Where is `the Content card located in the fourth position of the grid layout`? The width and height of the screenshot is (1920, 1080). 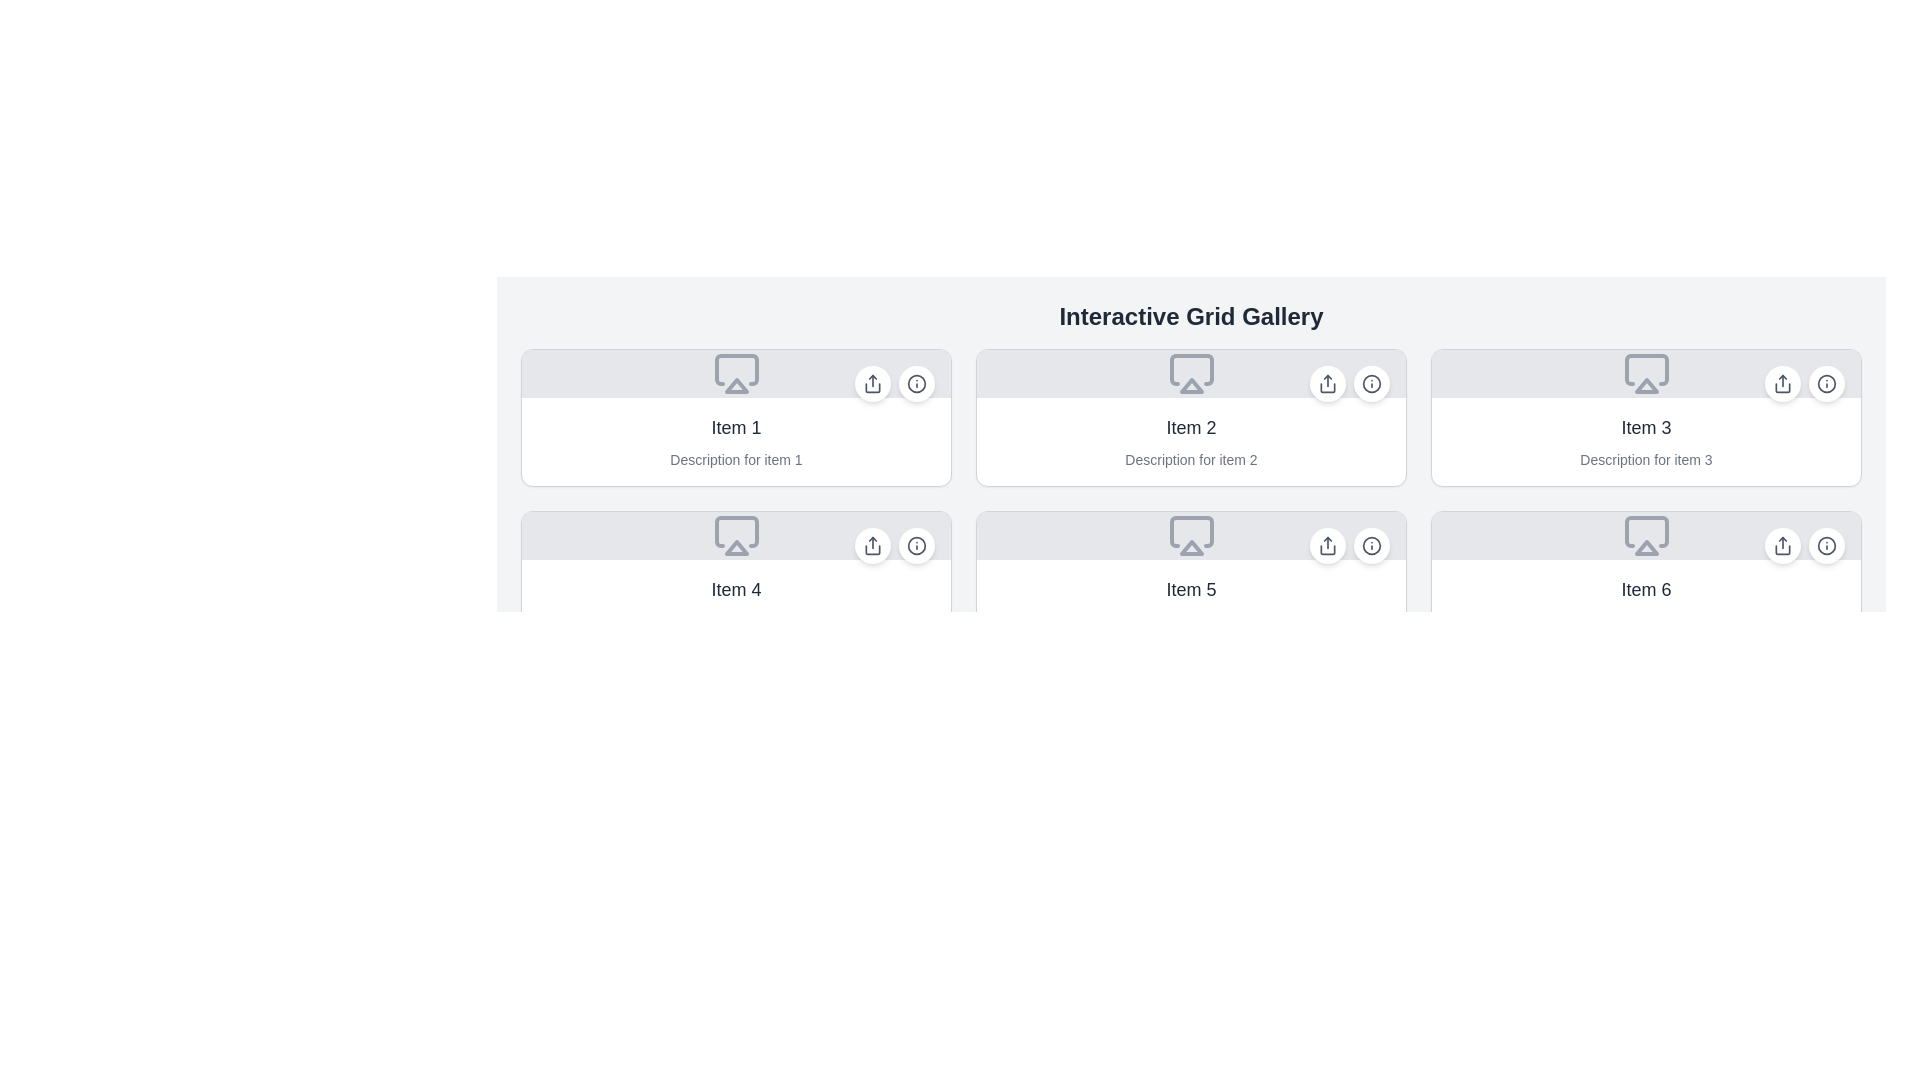
the Content card located in the fourth position of the grid layout is located at coordinates (735, 603).